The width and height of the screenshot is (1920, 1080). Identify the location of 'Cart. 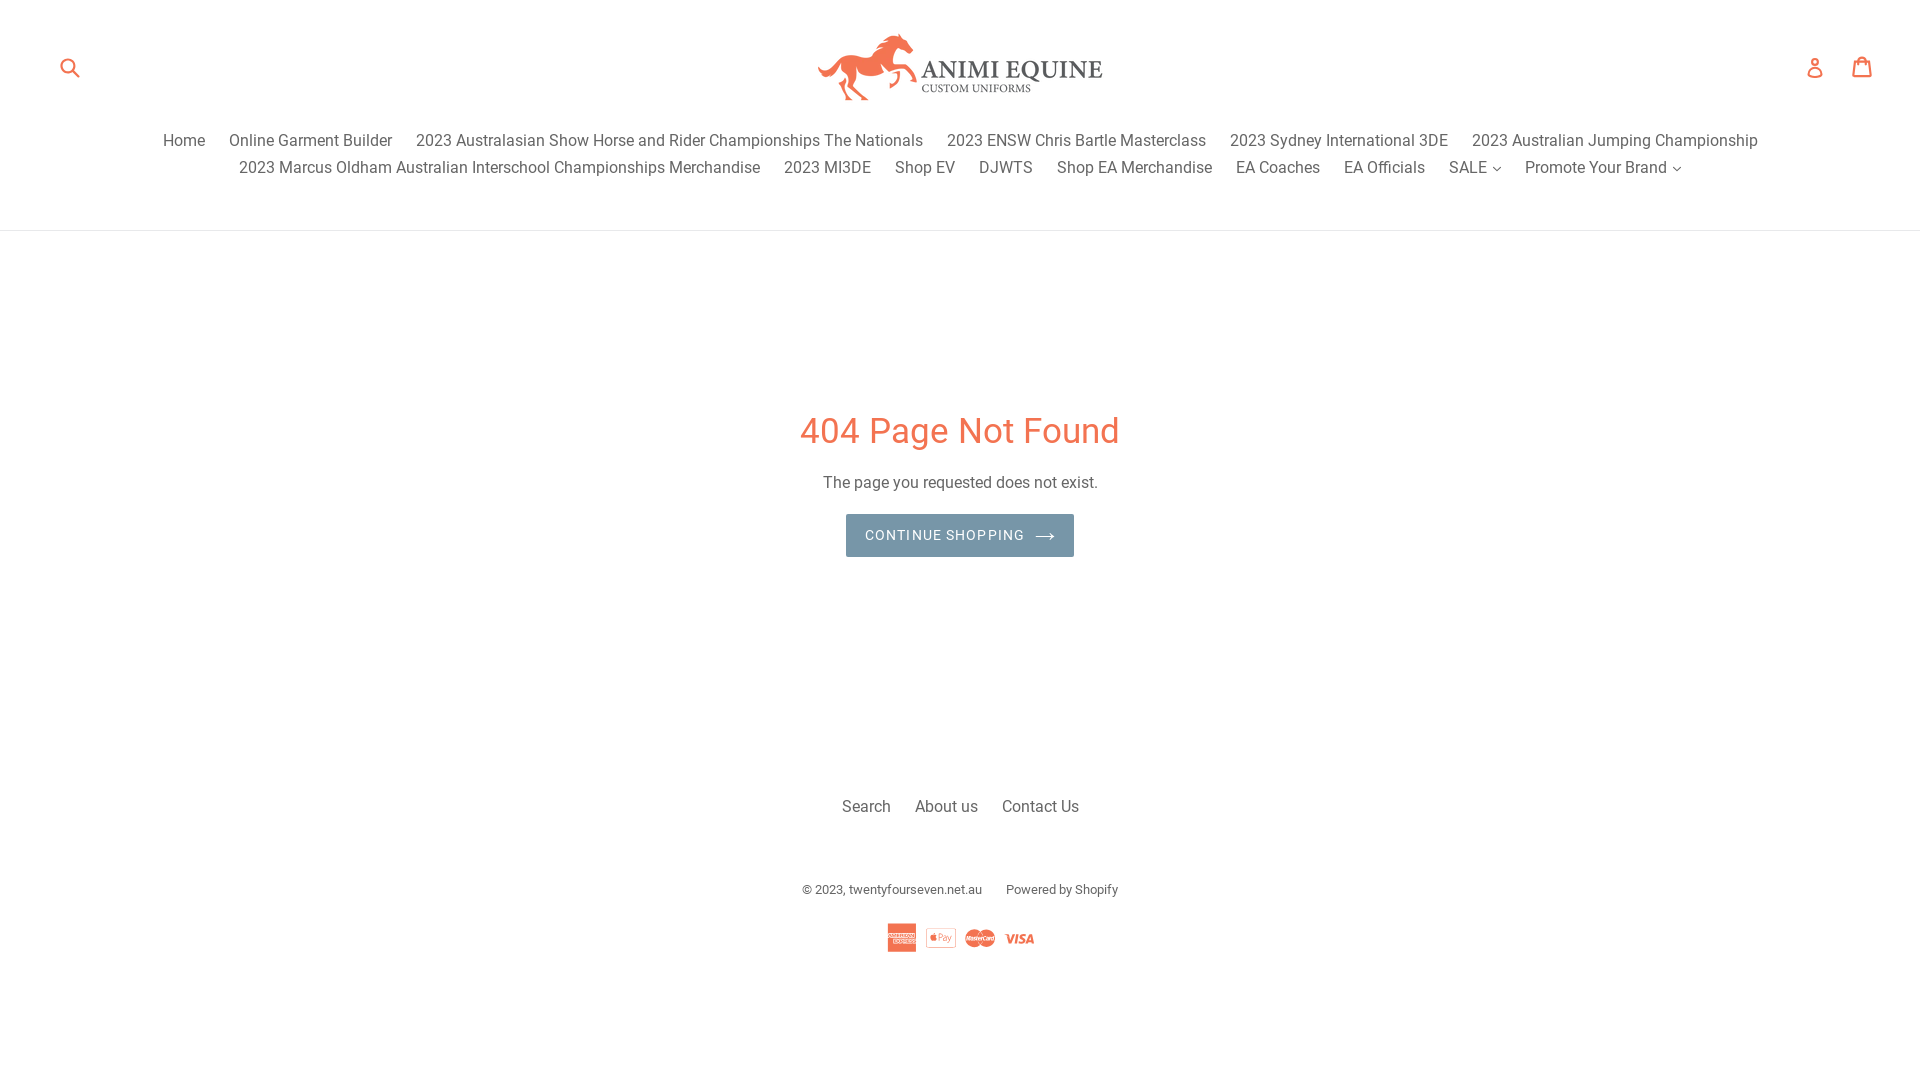
(1862, 65).